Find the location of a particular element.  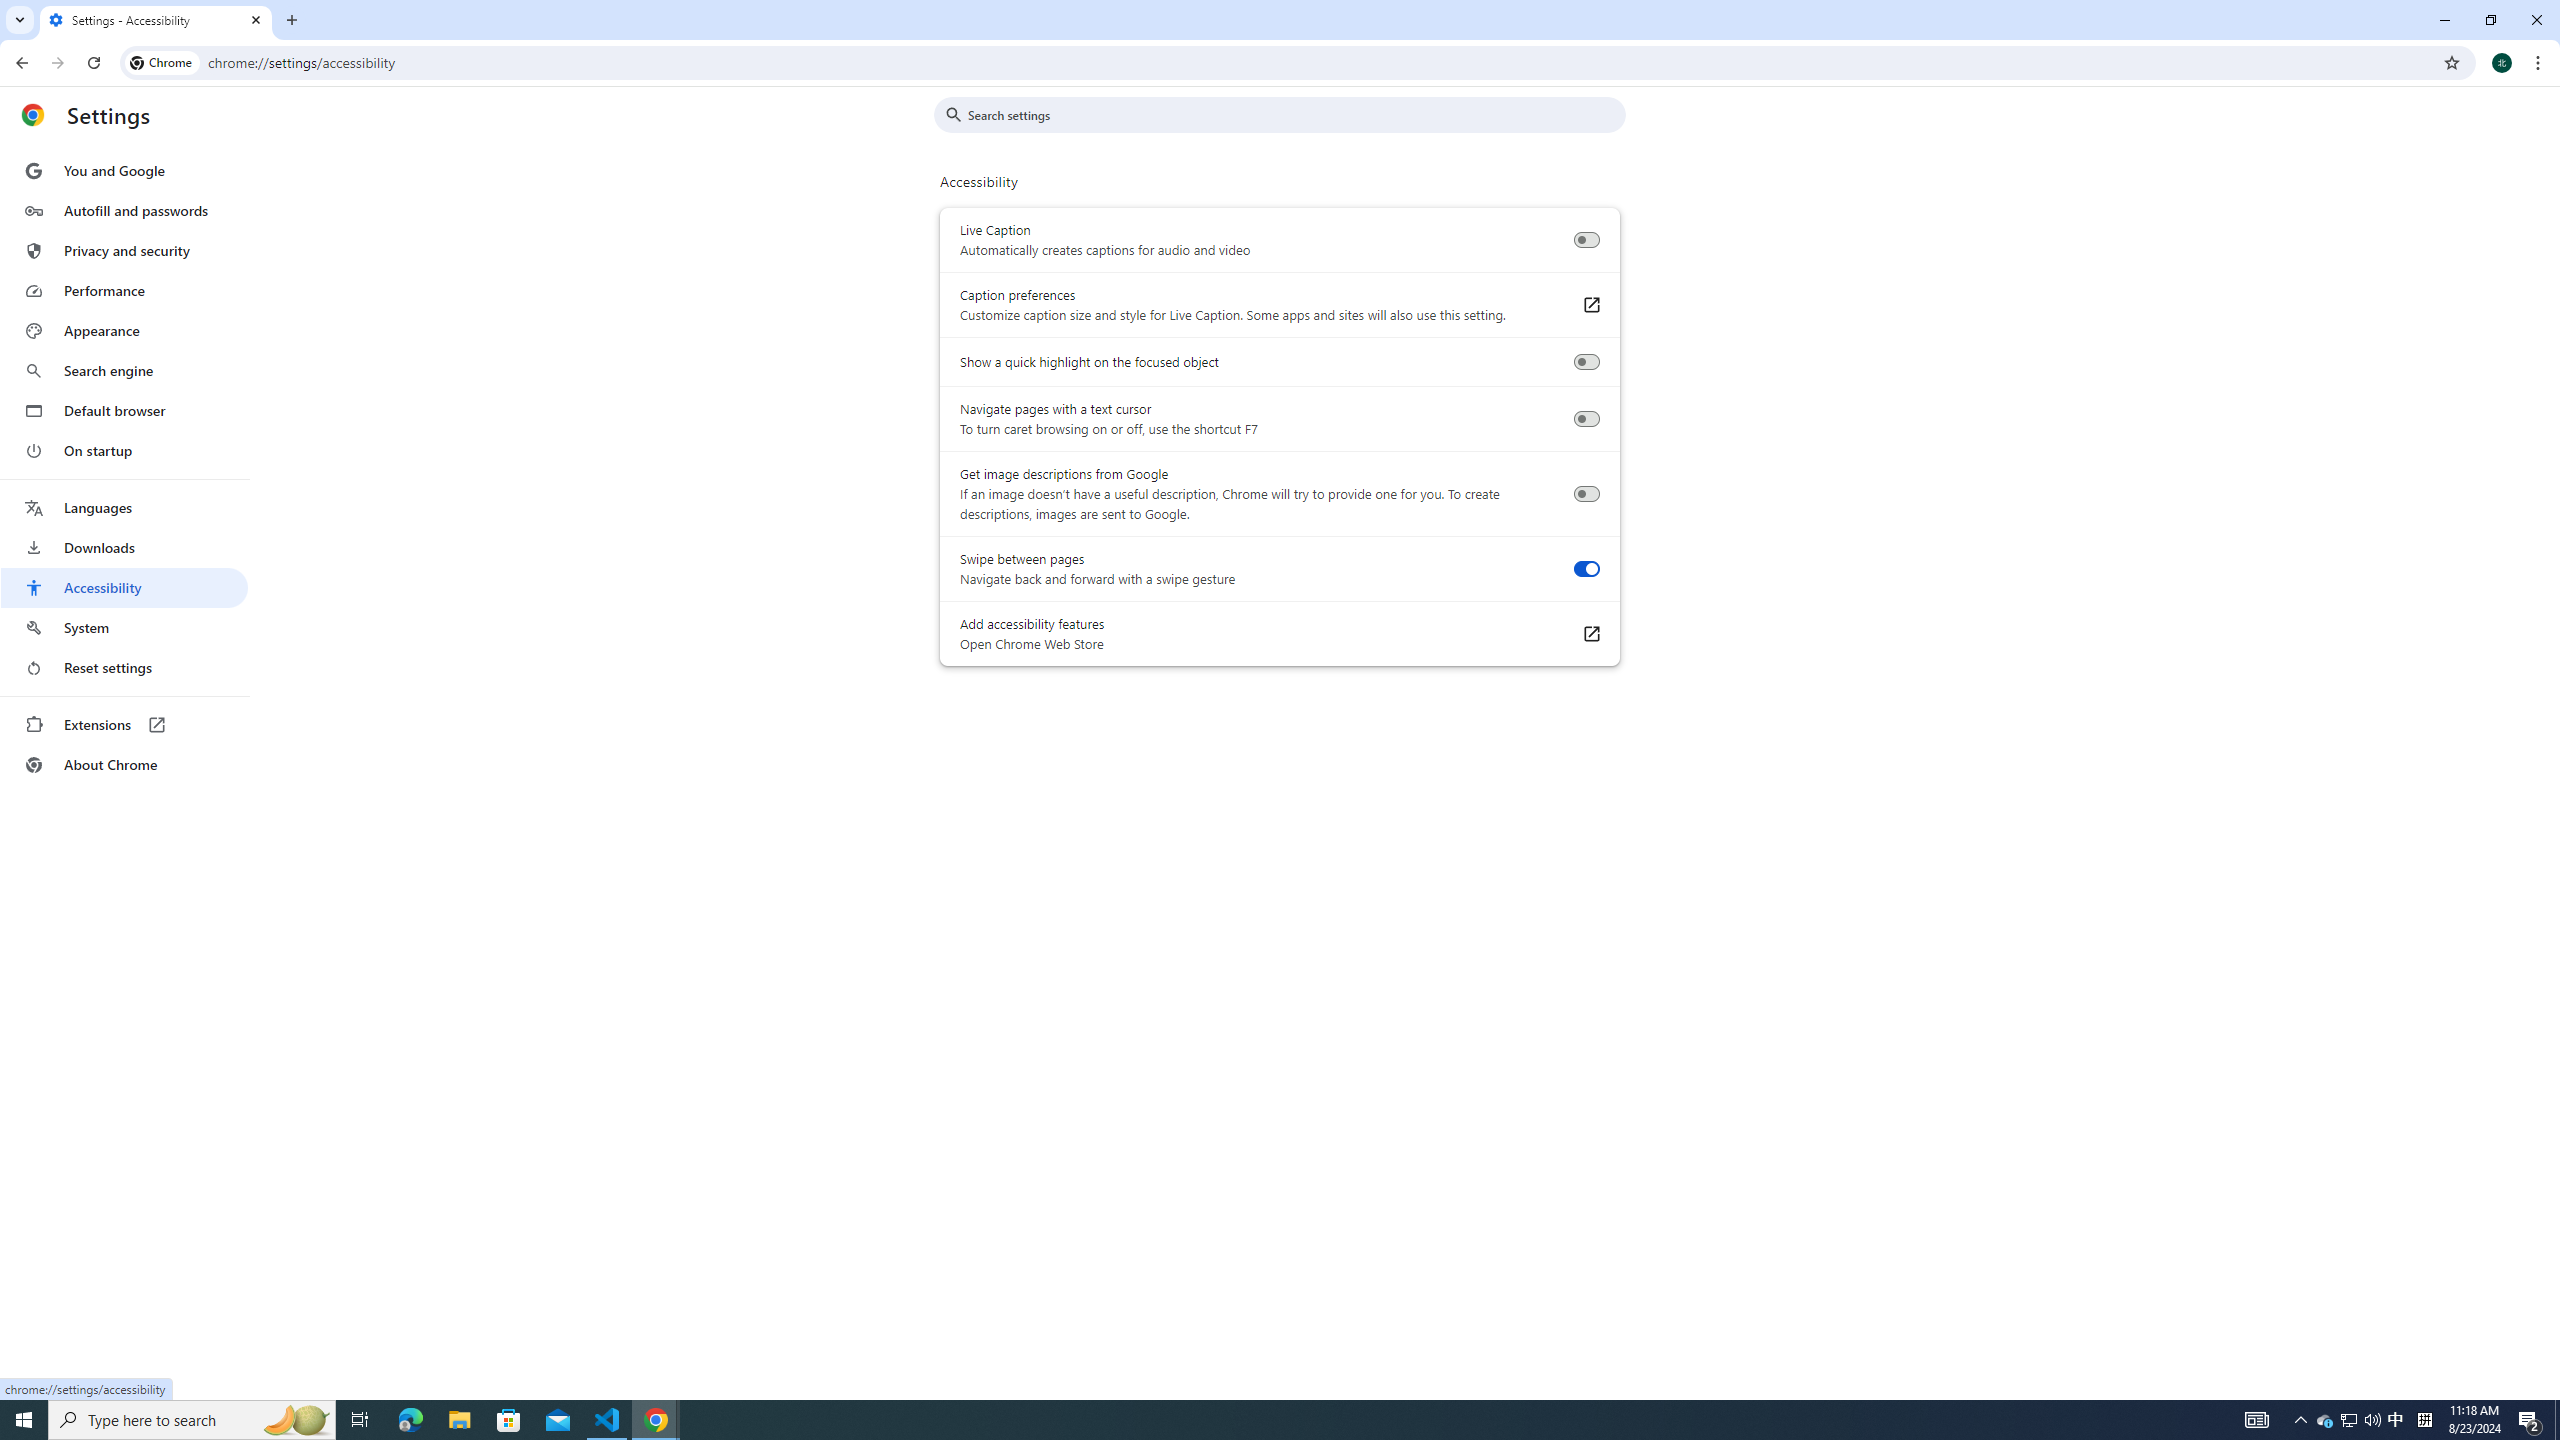

'Accessibility' is located at coordinates (123, 586).